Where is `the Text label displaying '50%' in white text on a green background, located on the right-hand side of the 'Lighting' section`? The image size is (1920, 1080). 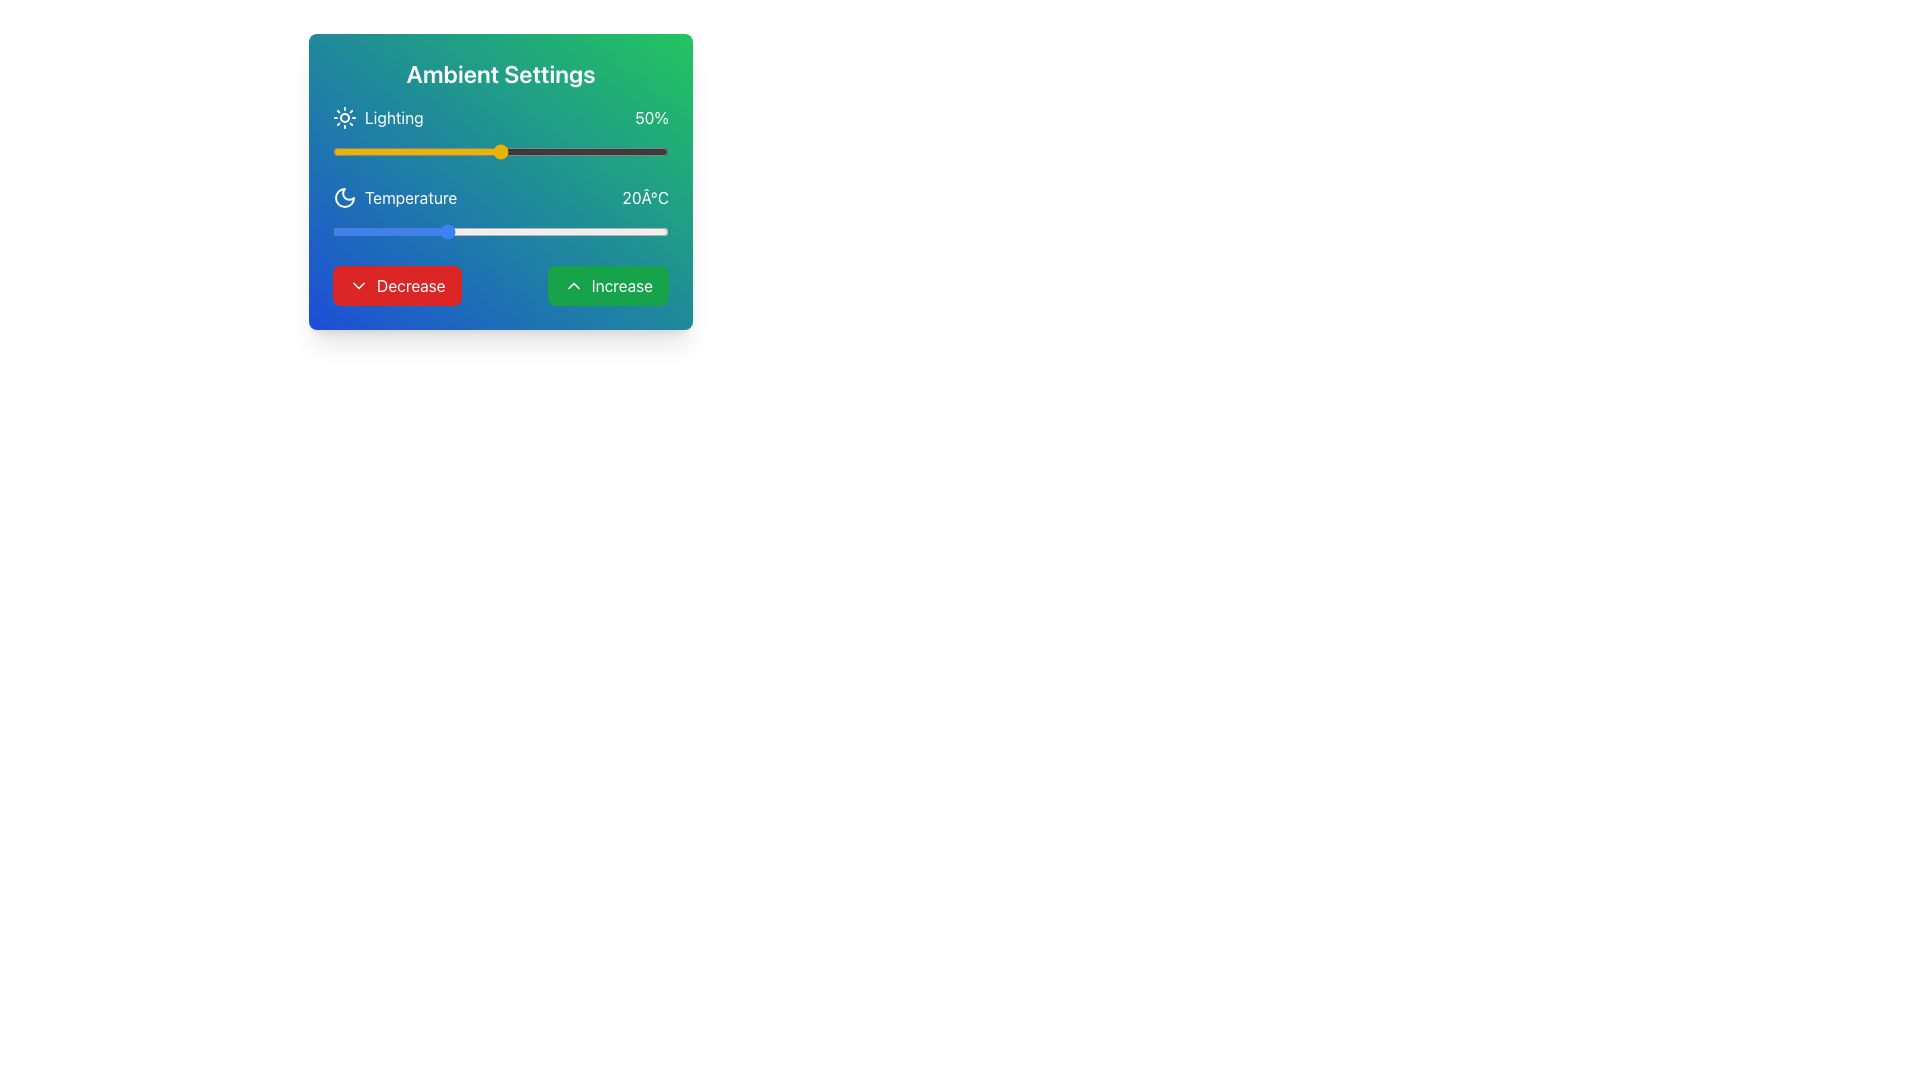
the Text label displaying '50%' in white text on a green background, located on the right-hand side of the 'Lighting' section is located at coordinates (652, 118).